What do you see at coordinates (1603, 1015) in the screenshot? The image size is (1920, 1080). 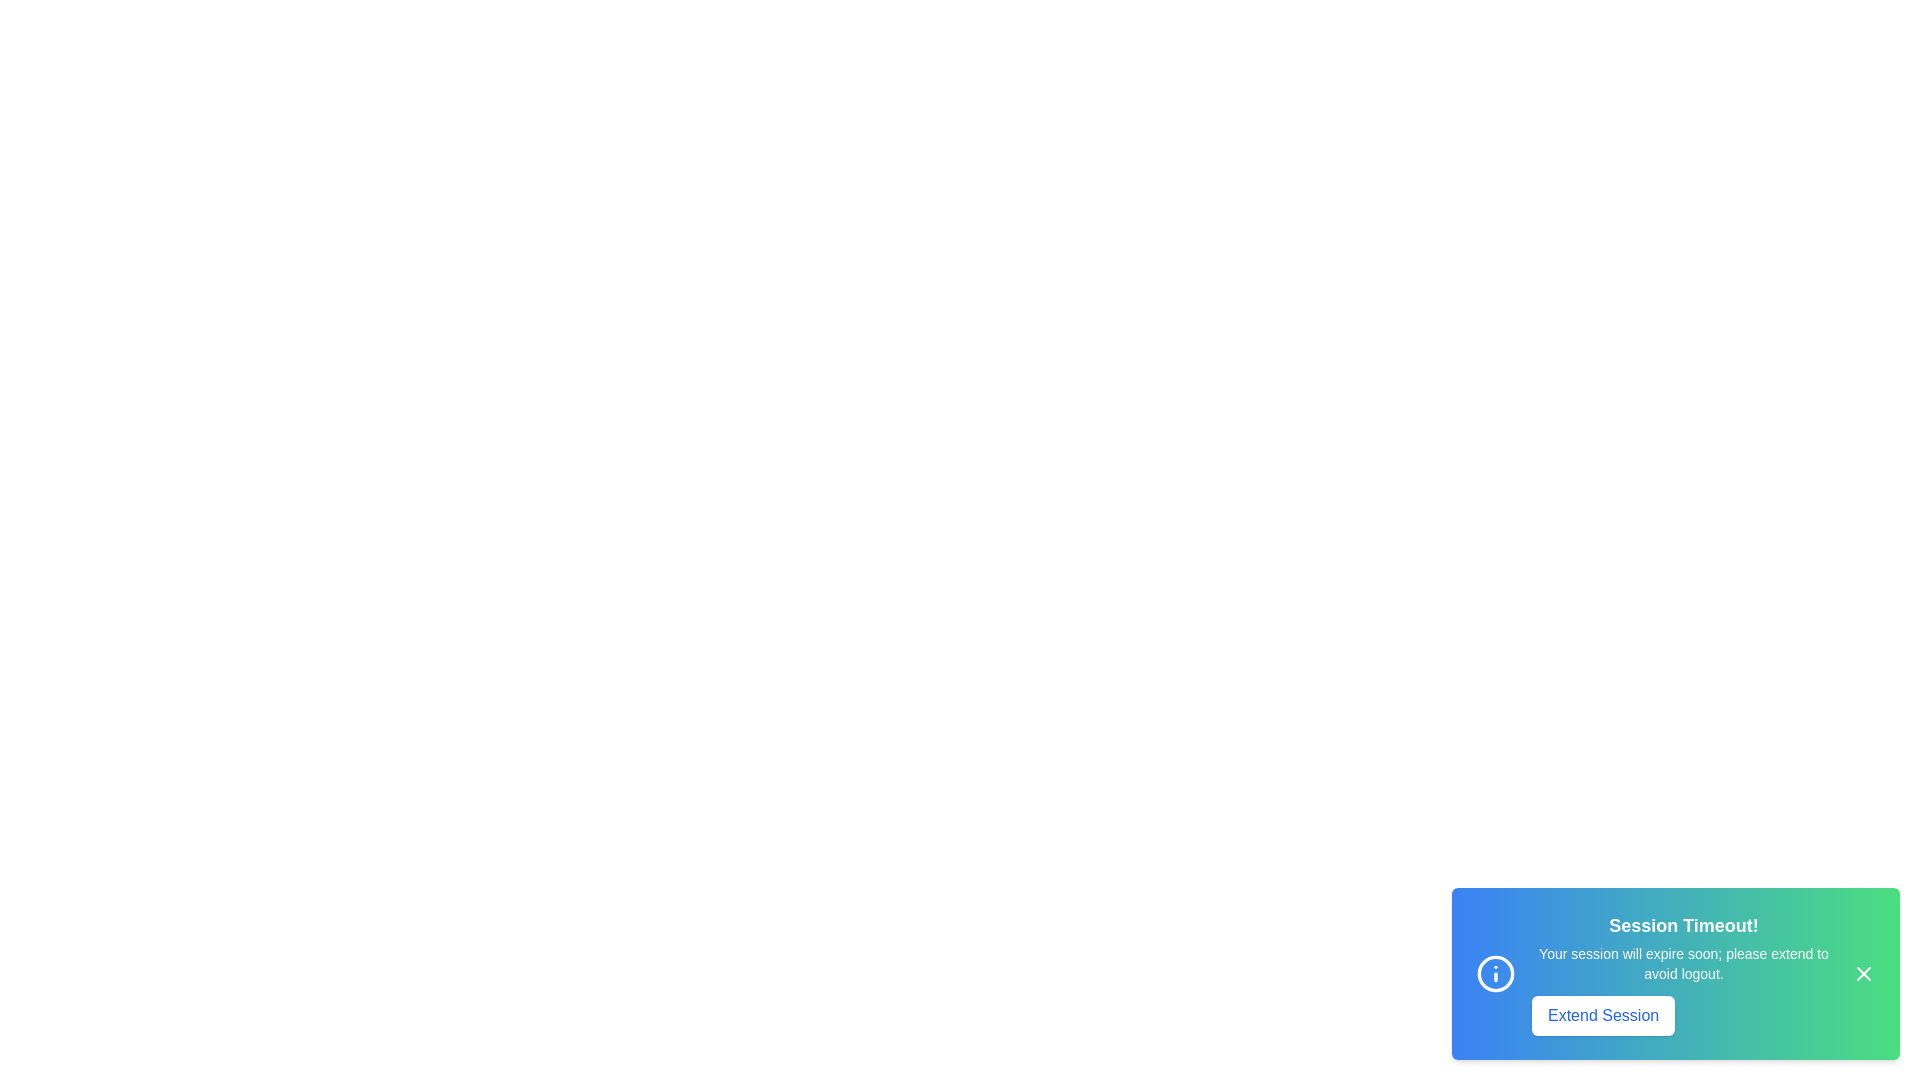 I see `the 'Extend Session' button to extend the session` at bounding box center [1603, 1015].